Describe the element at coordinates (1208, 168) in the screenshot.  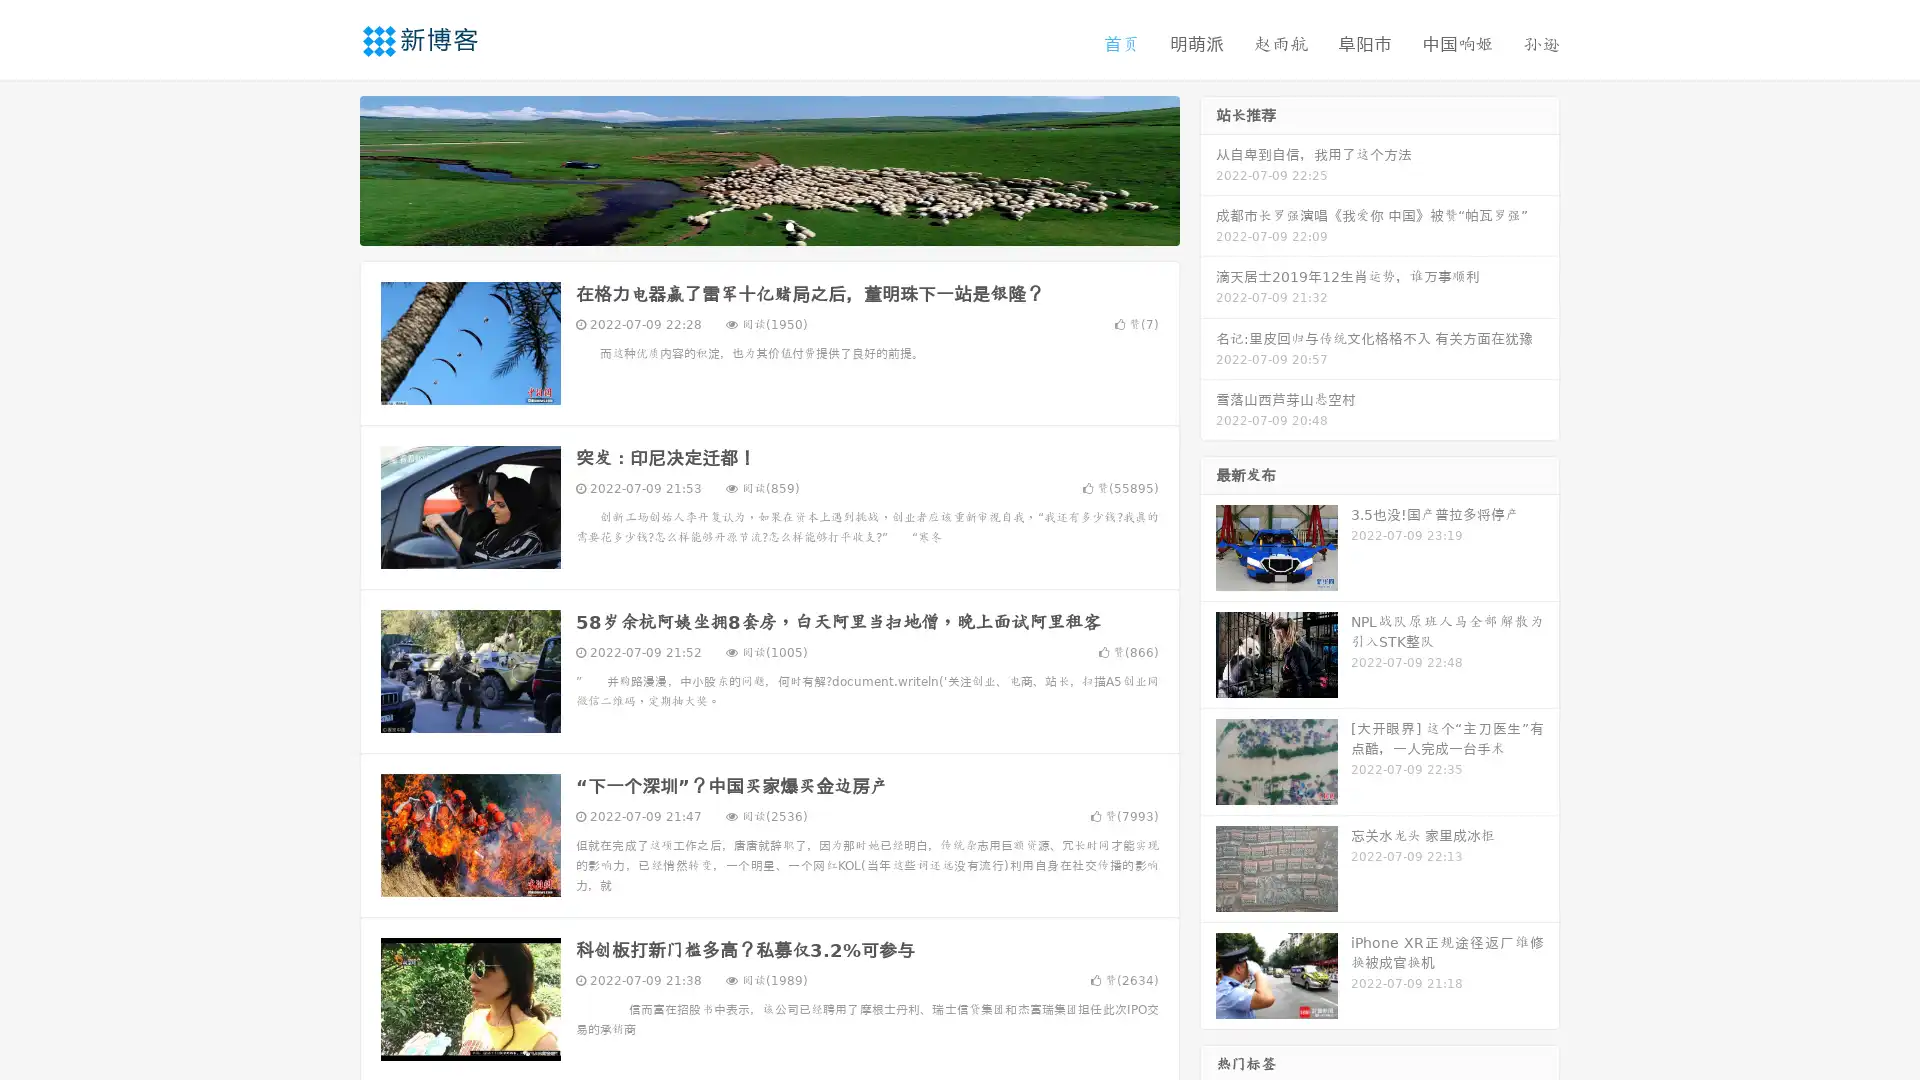
I see `Next slide` at that location.